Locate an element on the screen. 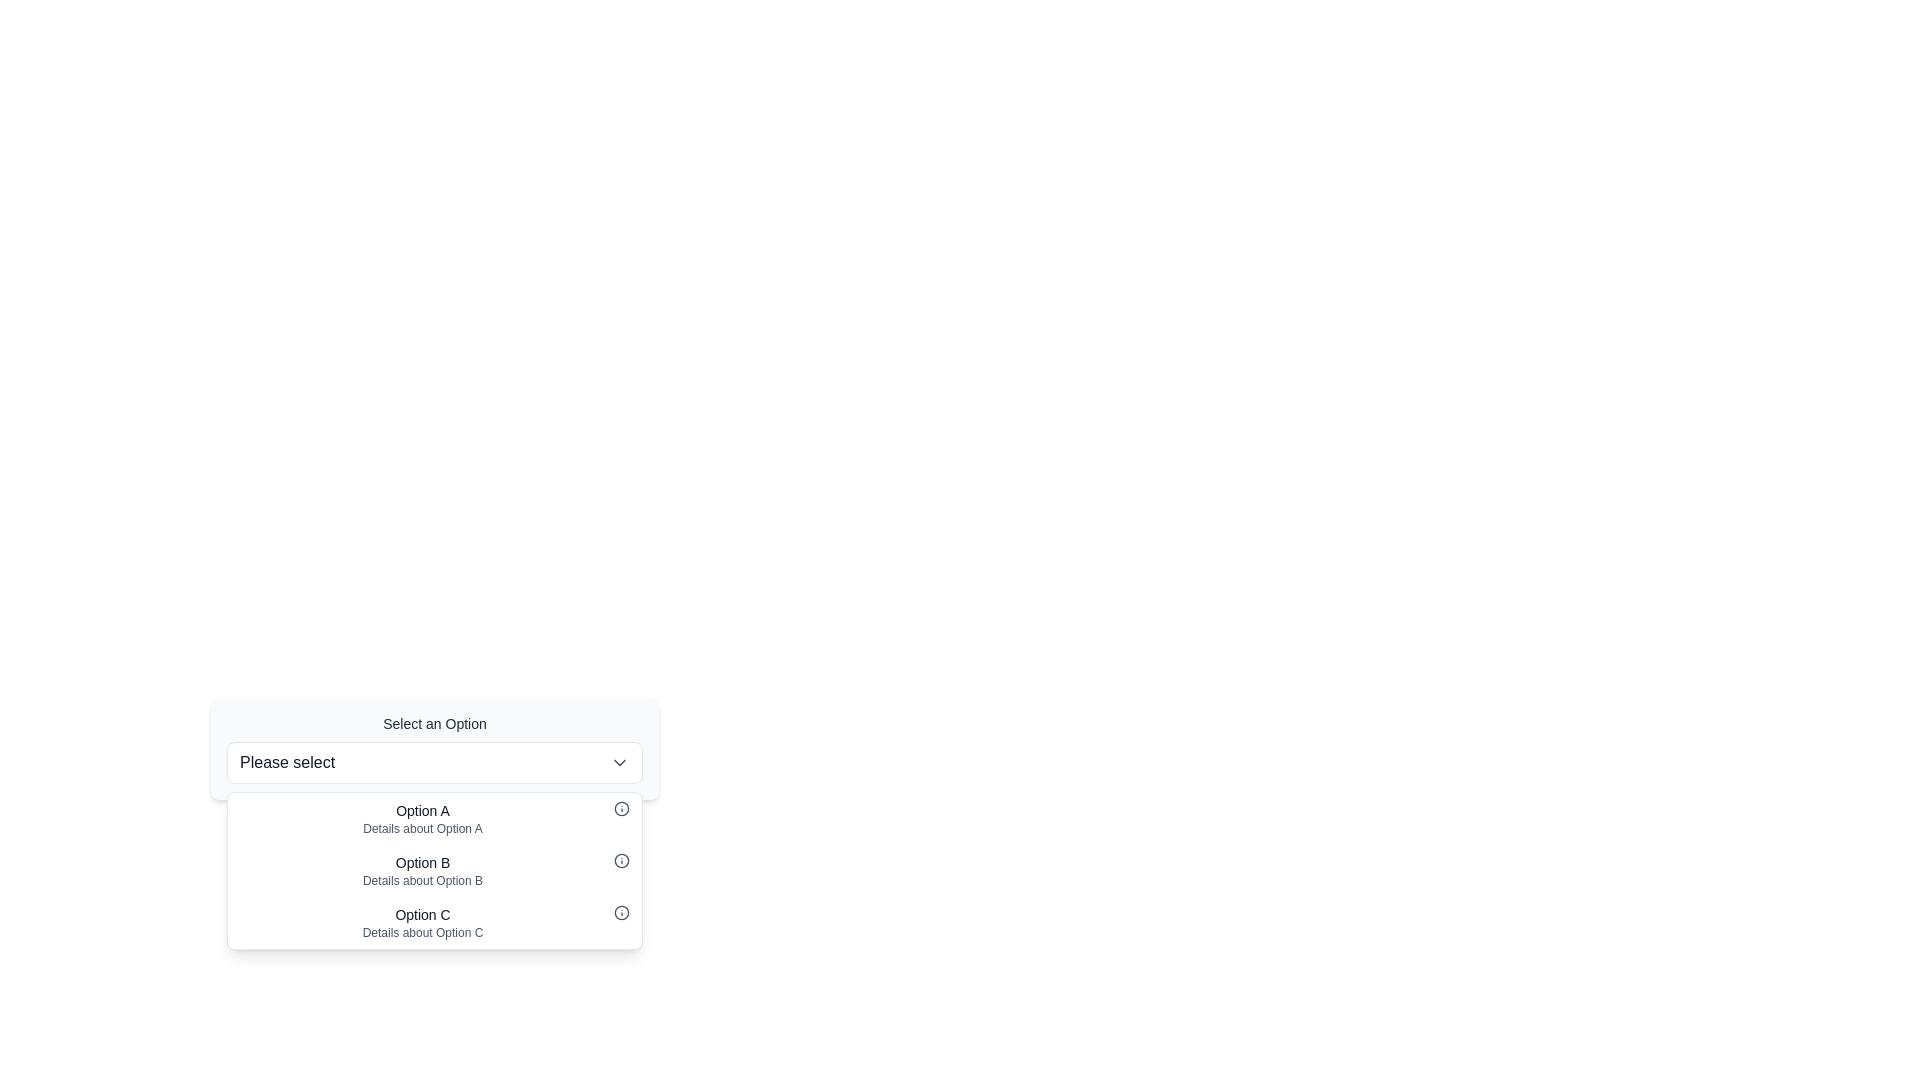  the chevron SVG icon located on the far right side of the dropdown labeled 'Please select' is located at coordinates (618, 763).